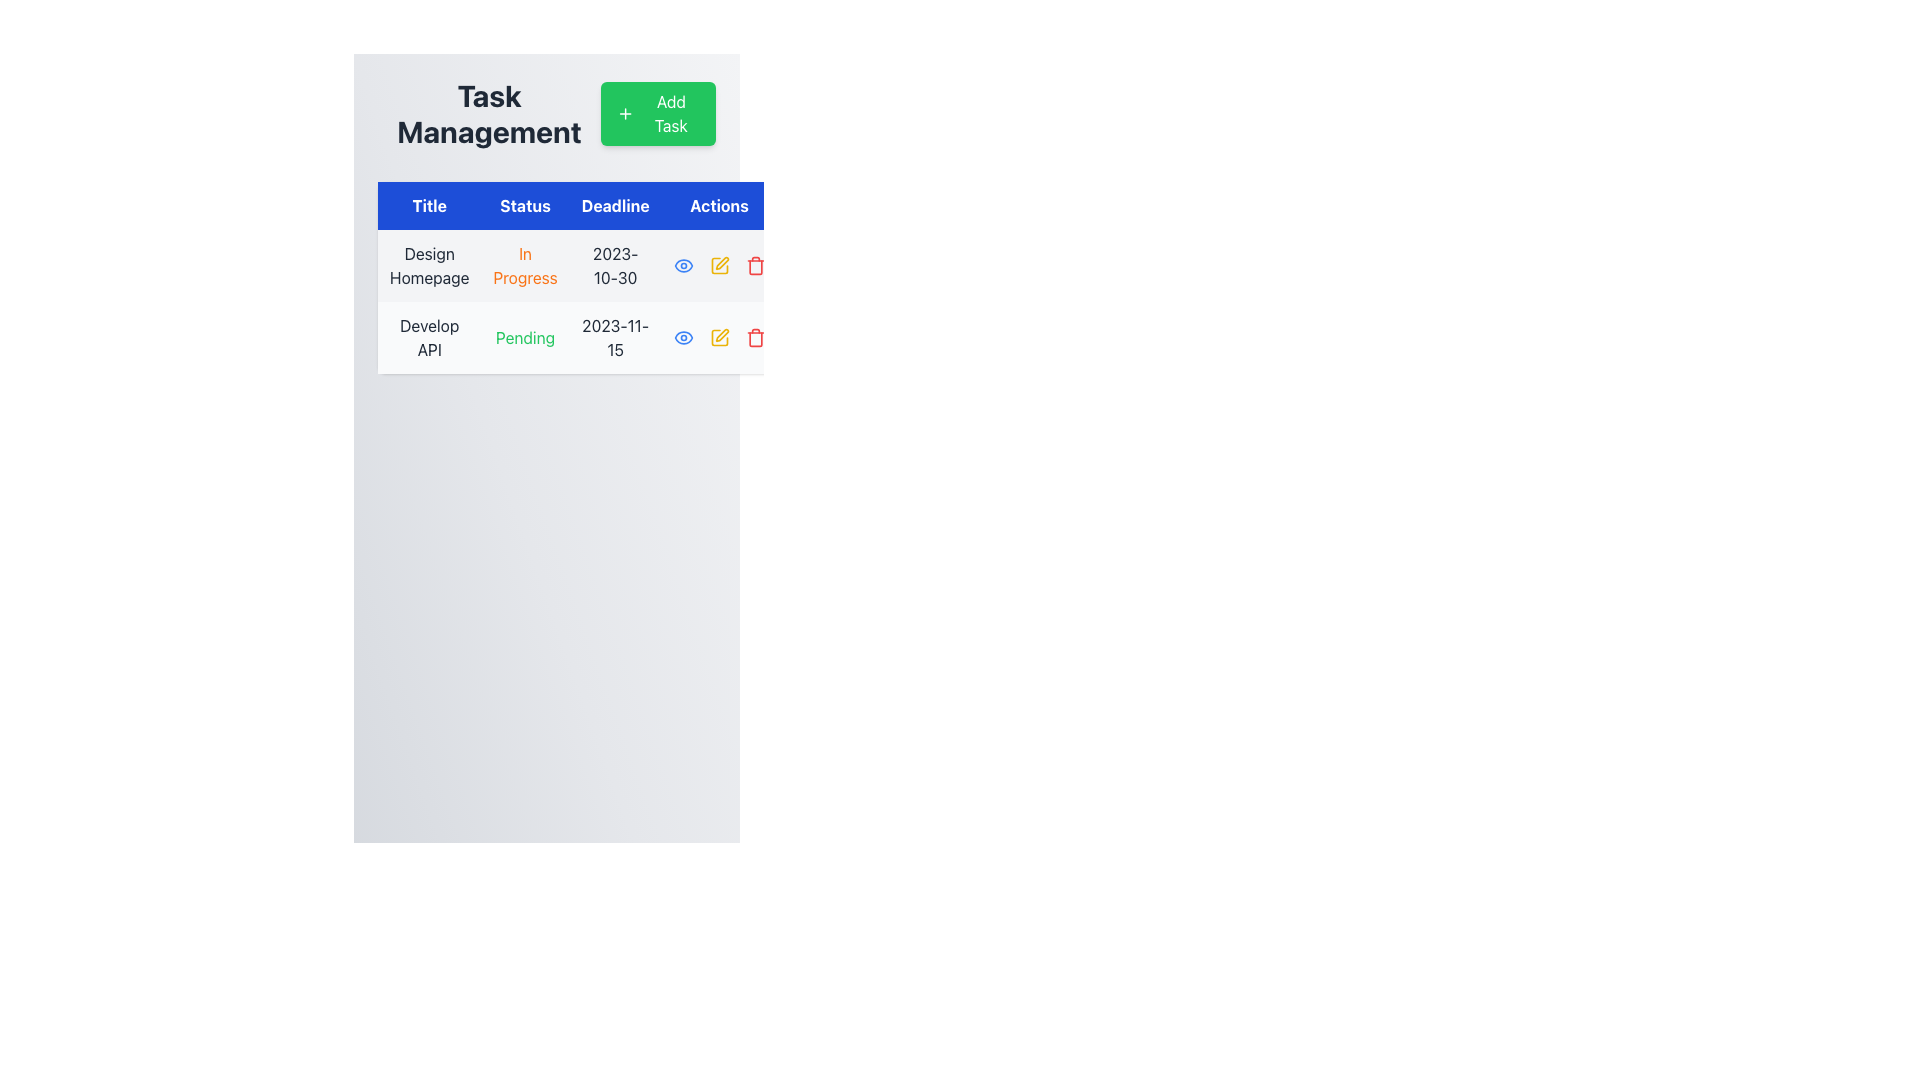 This screenshot has height=1080, width=1920. I want to click on the group of buttons in the 'Actions' column of the 'Develop API' row, so click(719, 337).